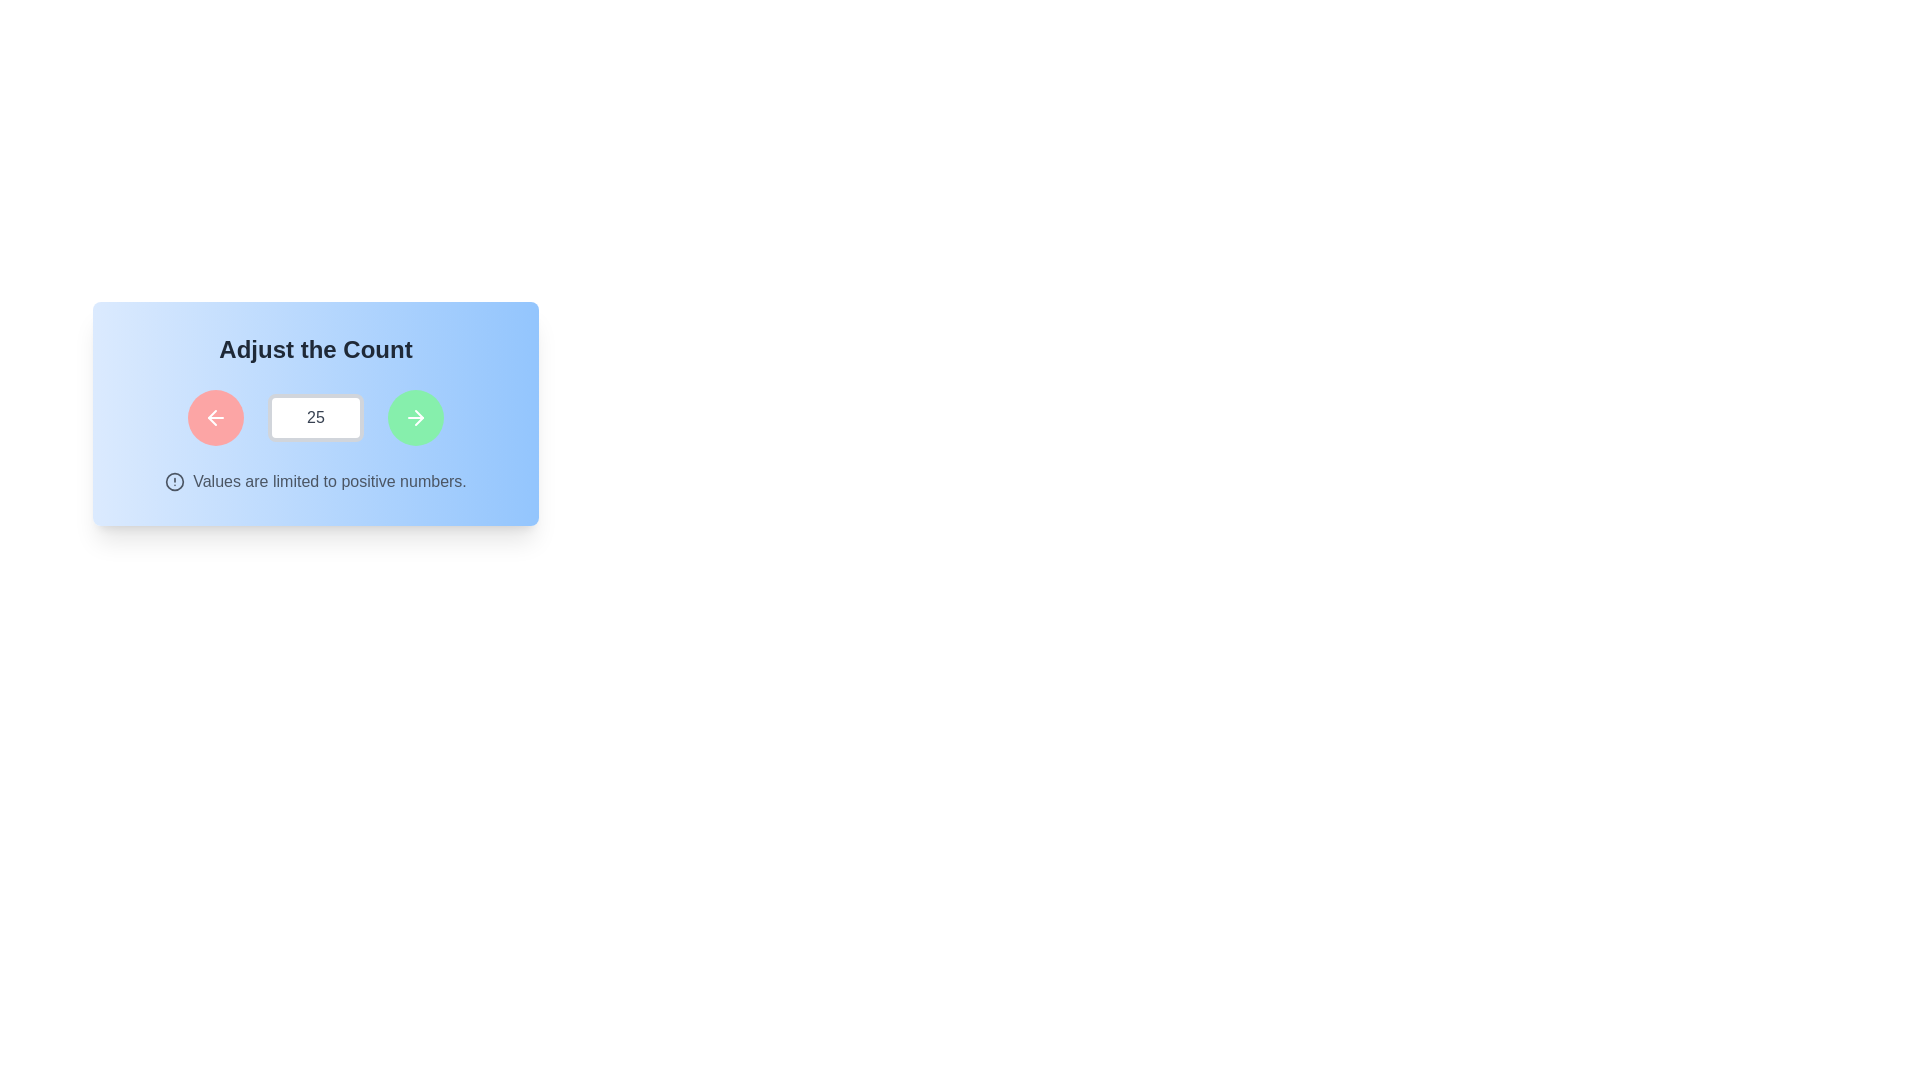 Image resolution: width=1920 pixels, height=1080 pixels. Describe the element at coordinates (216, 416) in the screenshot. I see `the circular red button with a leftward-pointing white arrow icon, located within the 'Adjust the Count' section, to observe its hover effect` at that location.